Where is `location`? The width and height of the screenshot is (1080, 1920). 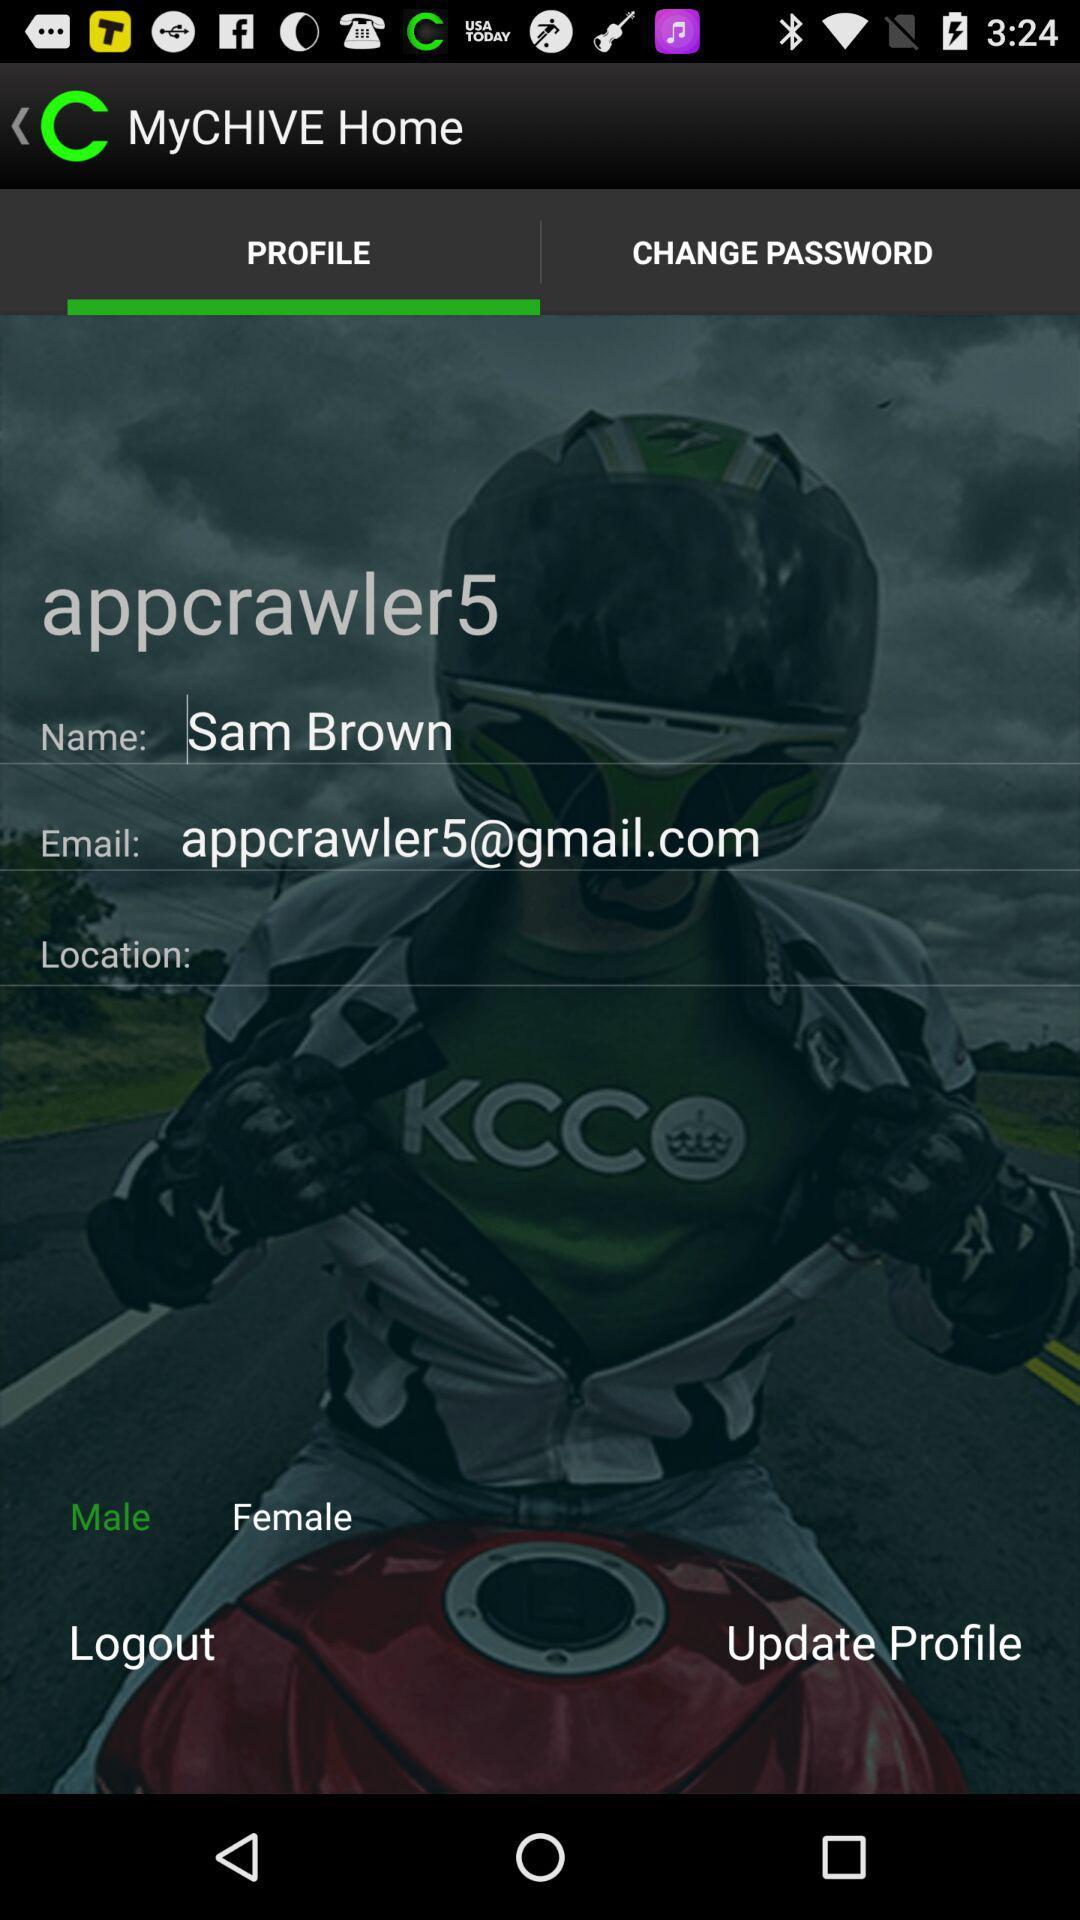 location is located at coordinates (635, 945).